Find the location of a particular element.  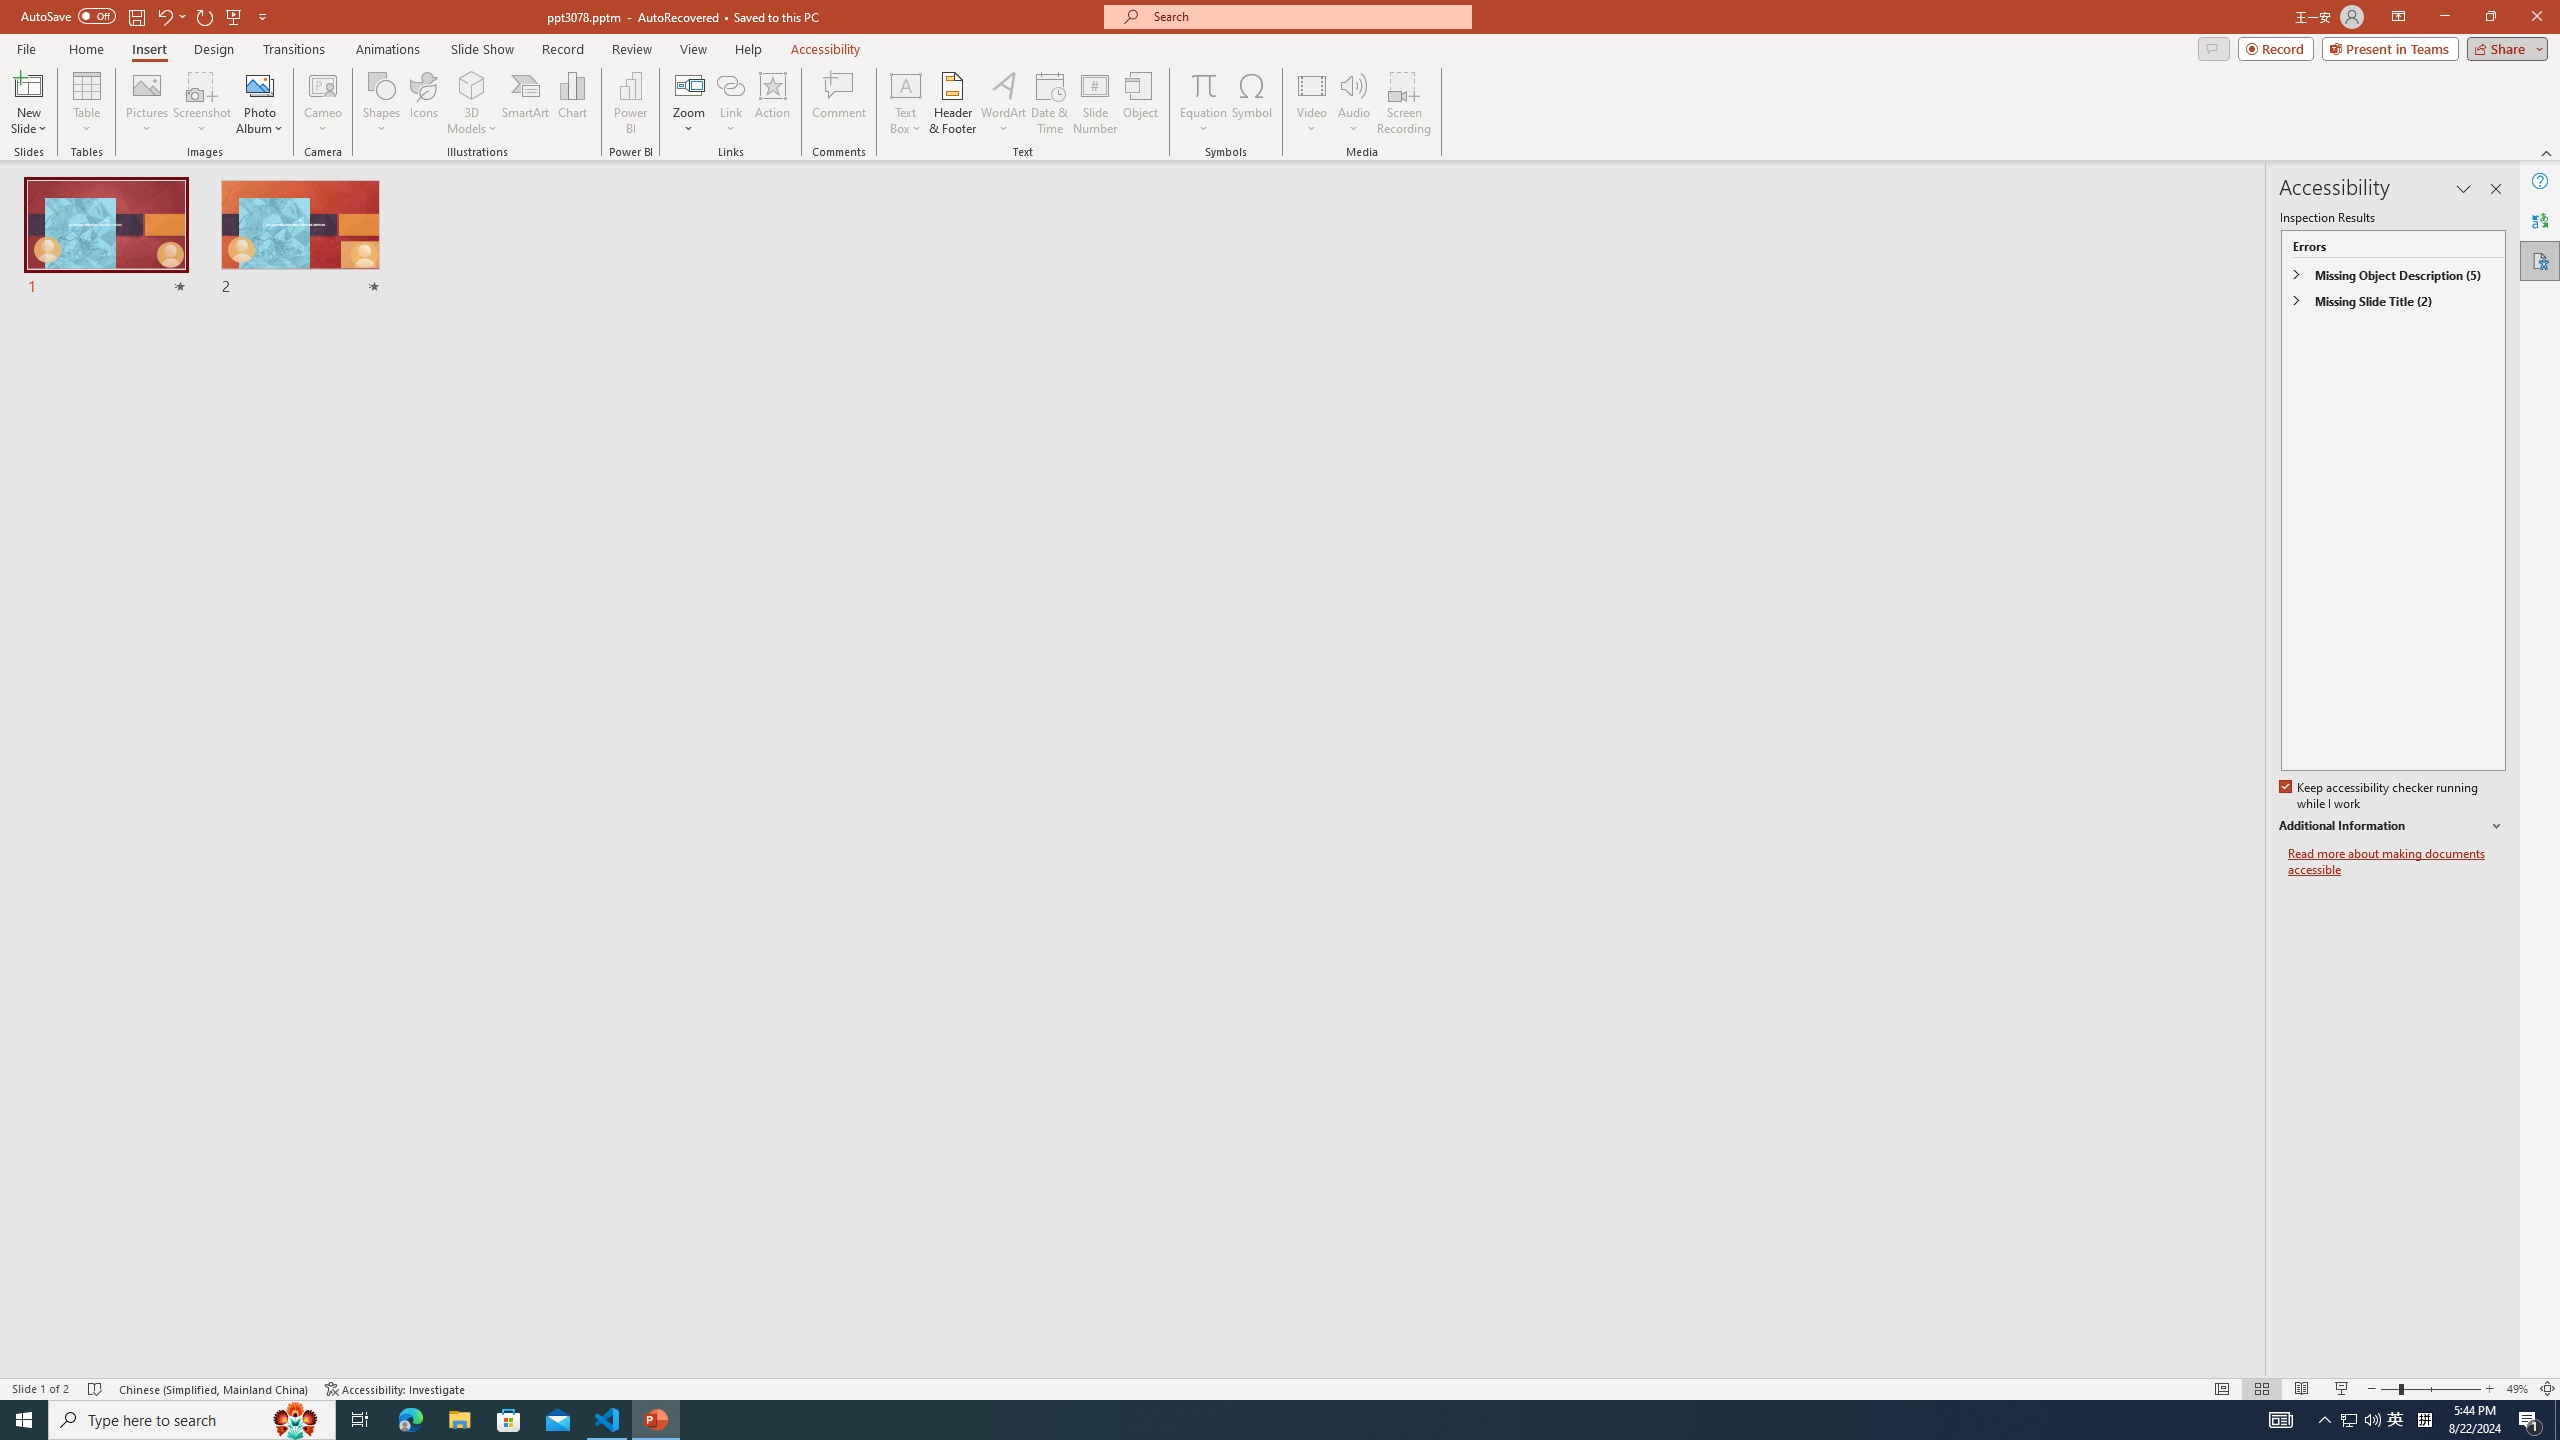

'3D Models' is located at coordinates (472, 84).